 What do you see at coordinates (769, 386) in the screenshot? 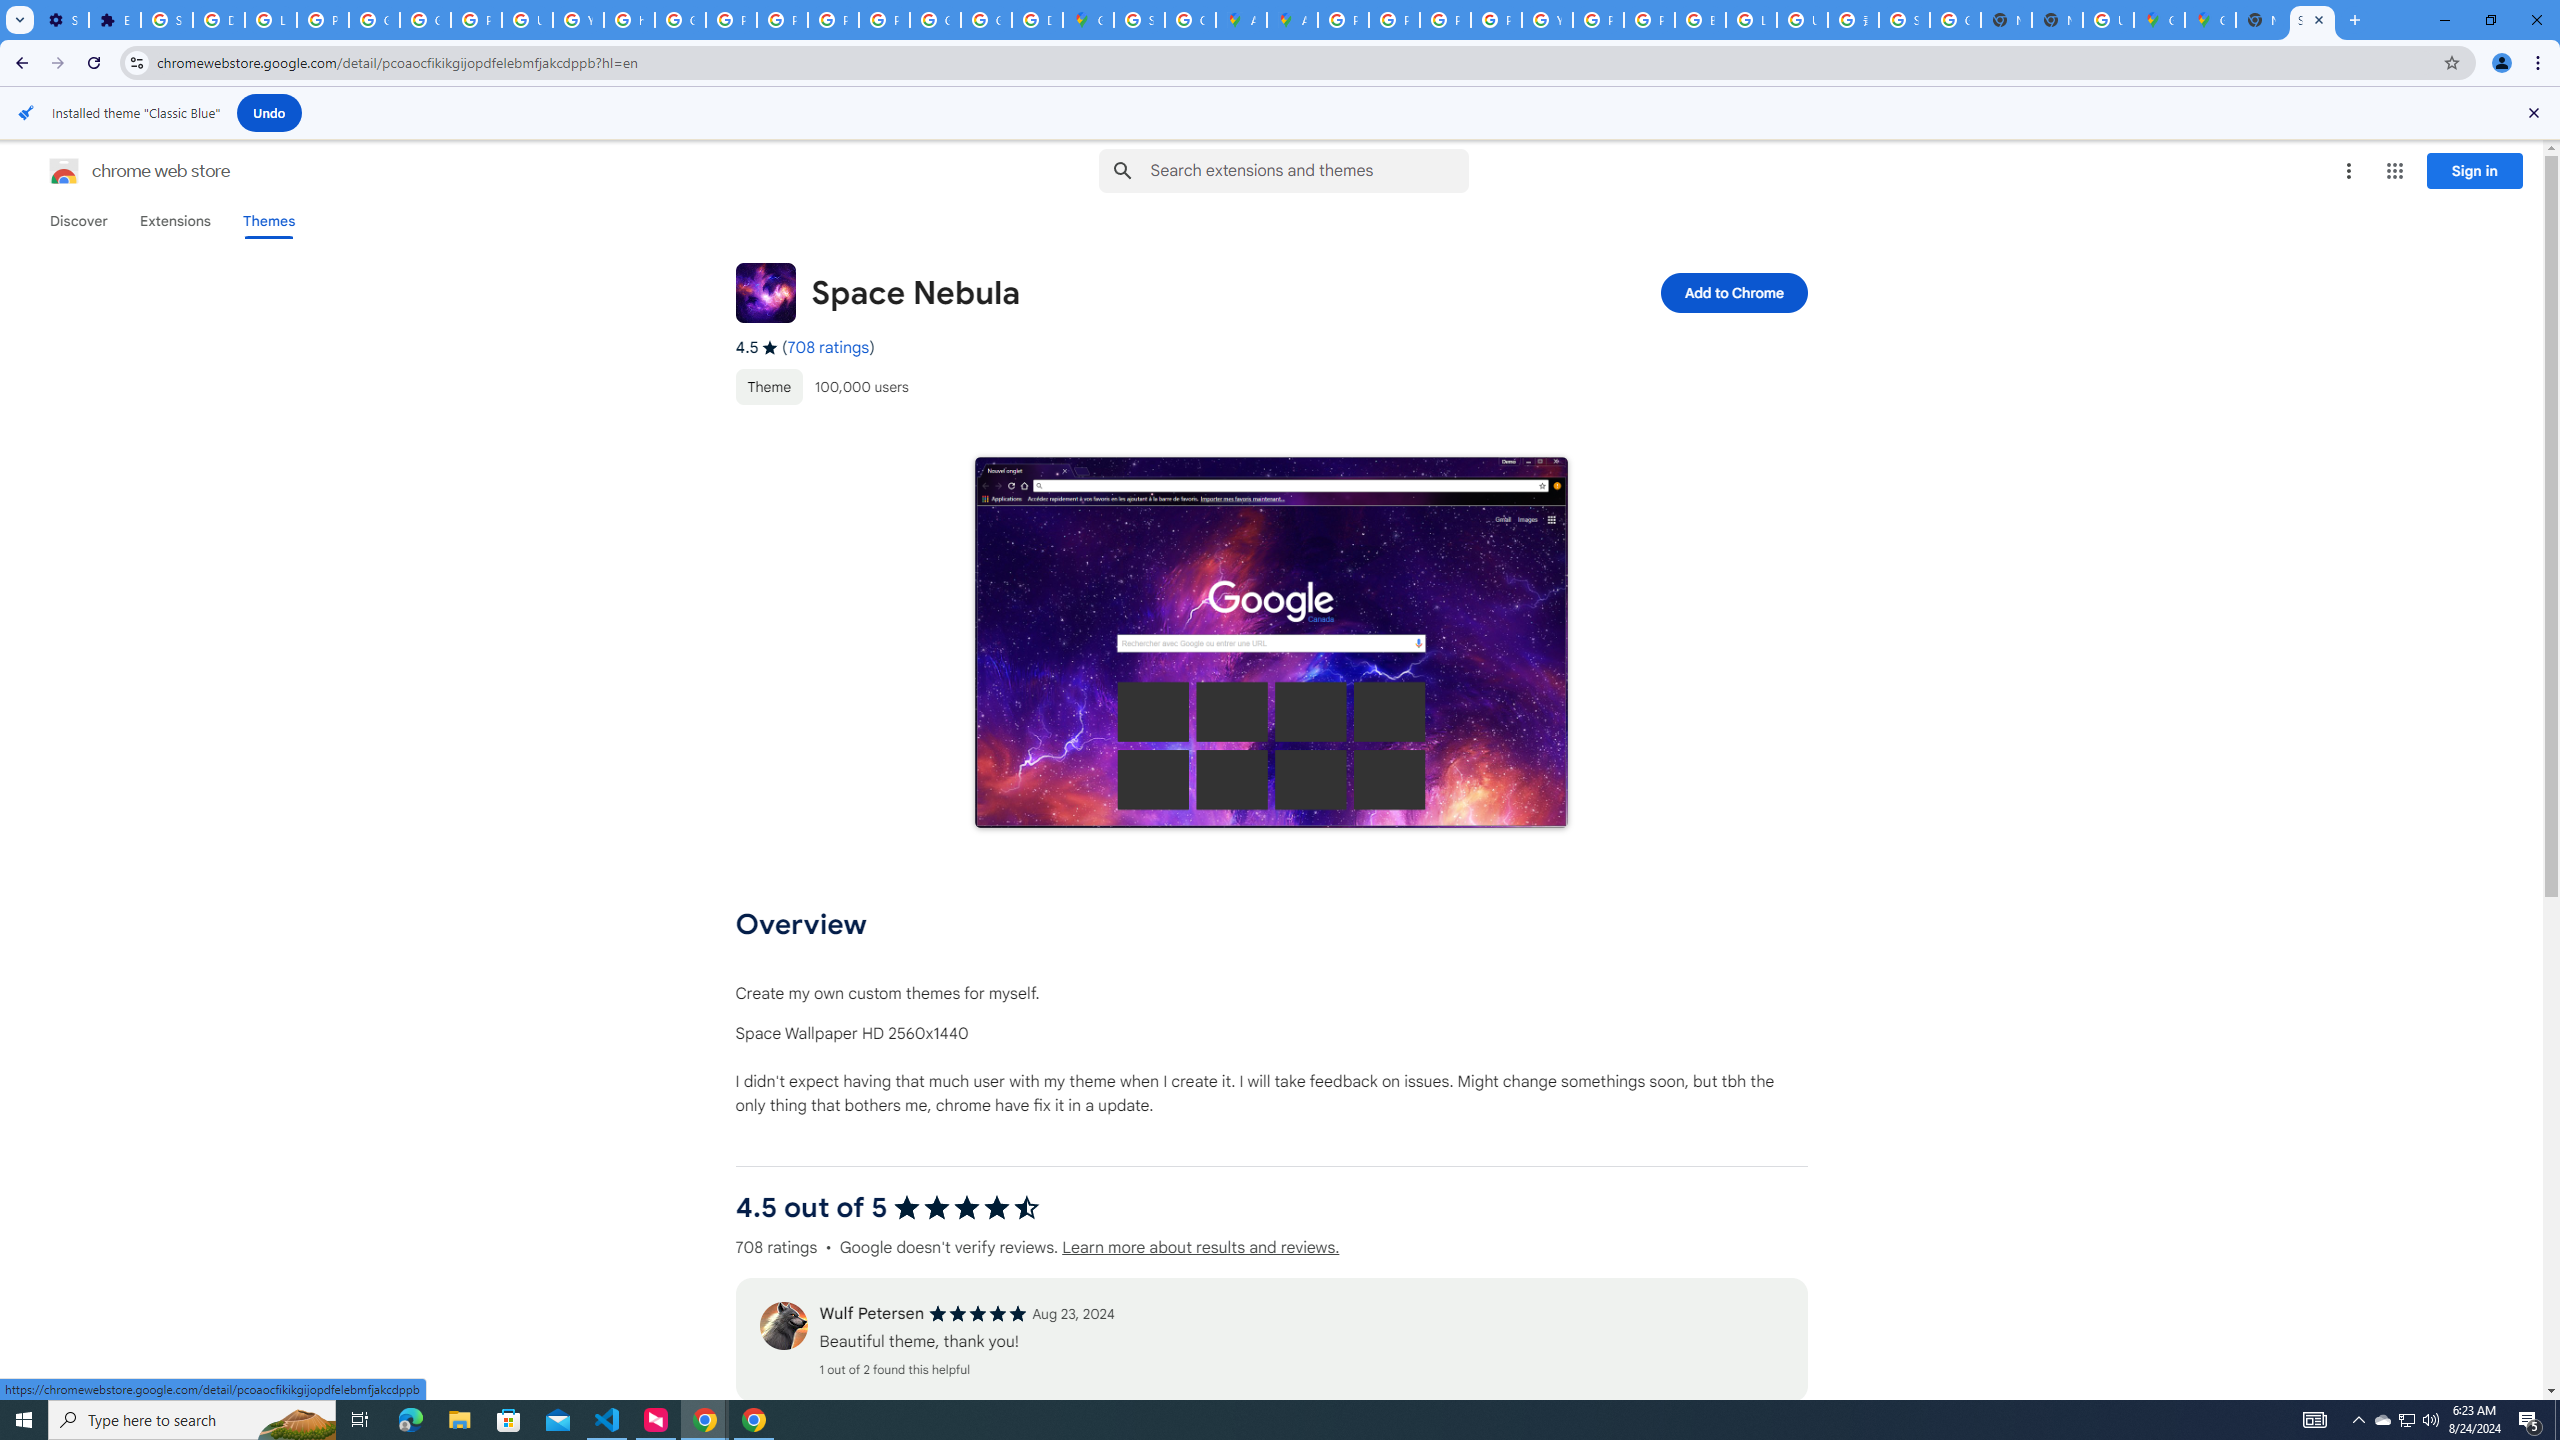
I see `'Theme'` at bounding box center [769, 386].